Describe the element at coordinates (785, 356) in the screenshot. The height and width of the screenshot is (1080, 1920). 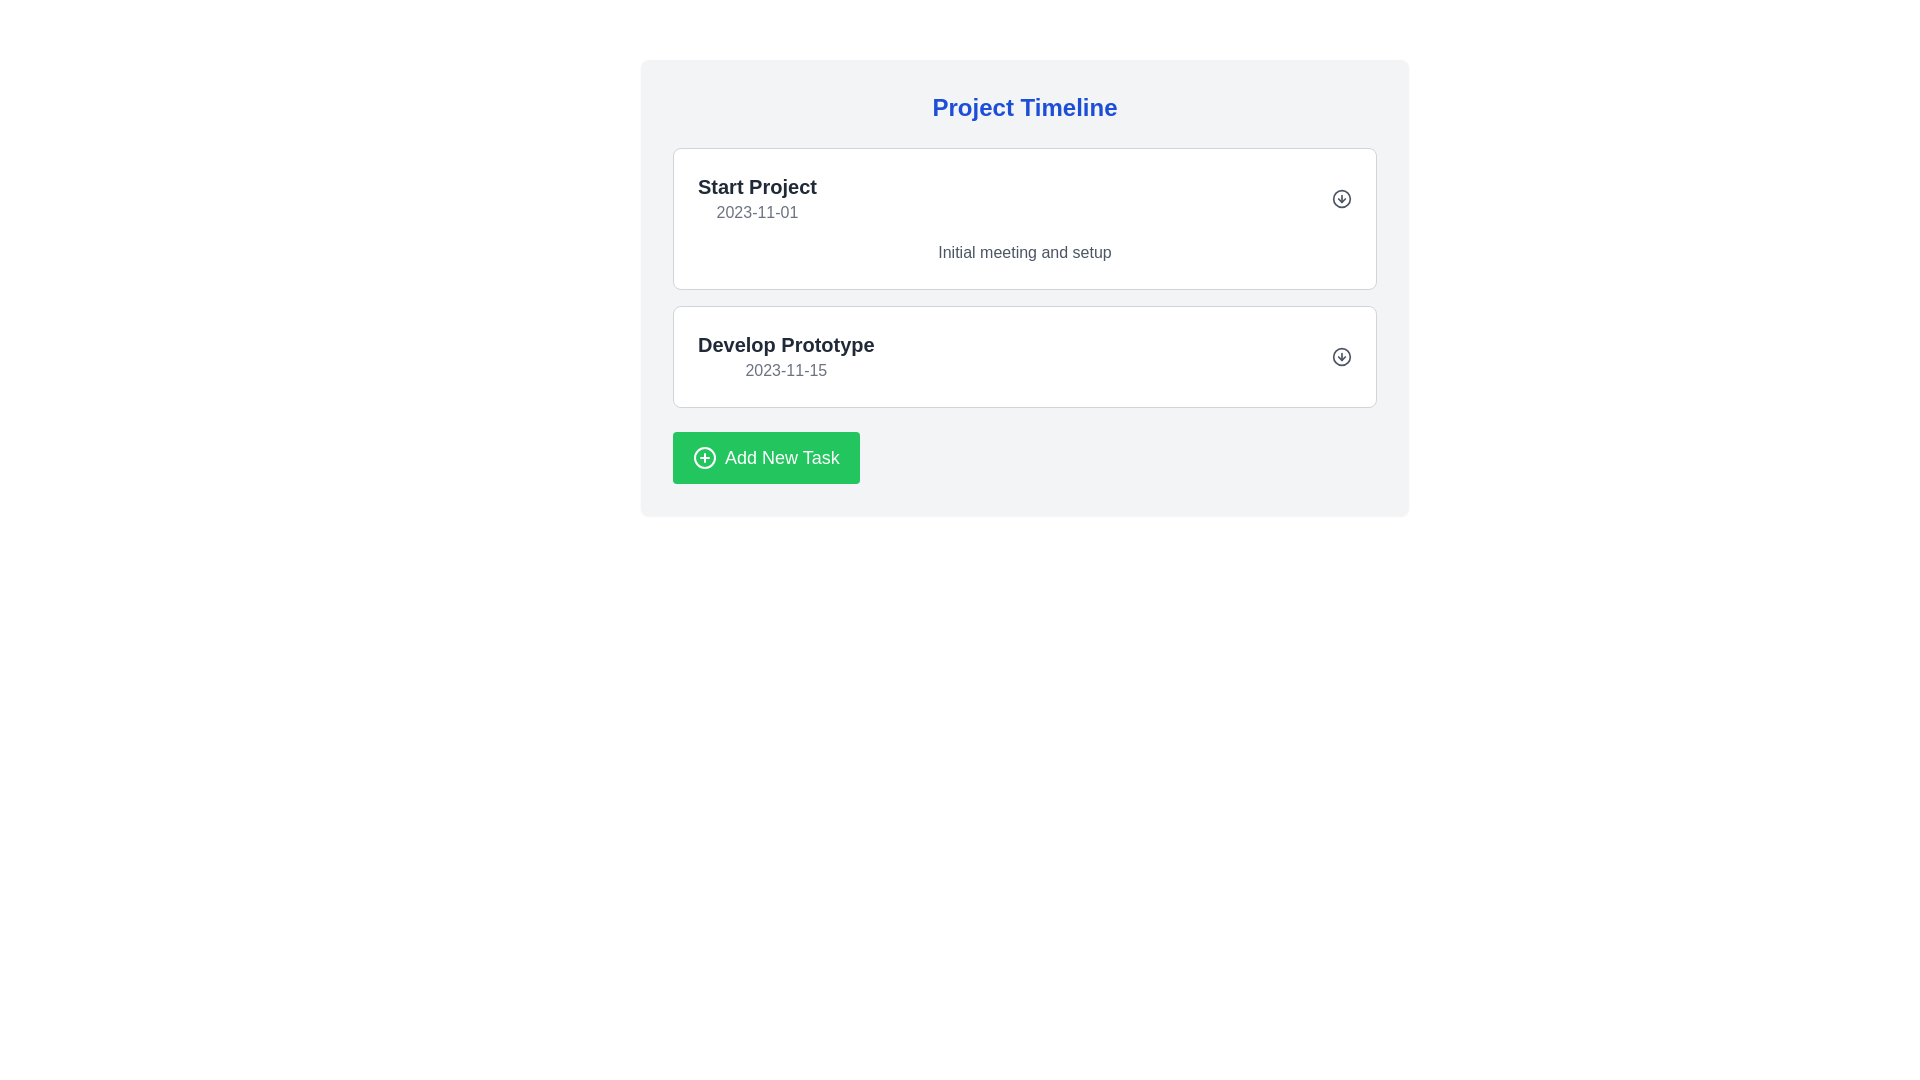
I see `task name 'Develop Prototype' and its corresponding deadline '2023-11-15' from the text display located in the right half of the second section of the vertically stacked card layout` at that location.